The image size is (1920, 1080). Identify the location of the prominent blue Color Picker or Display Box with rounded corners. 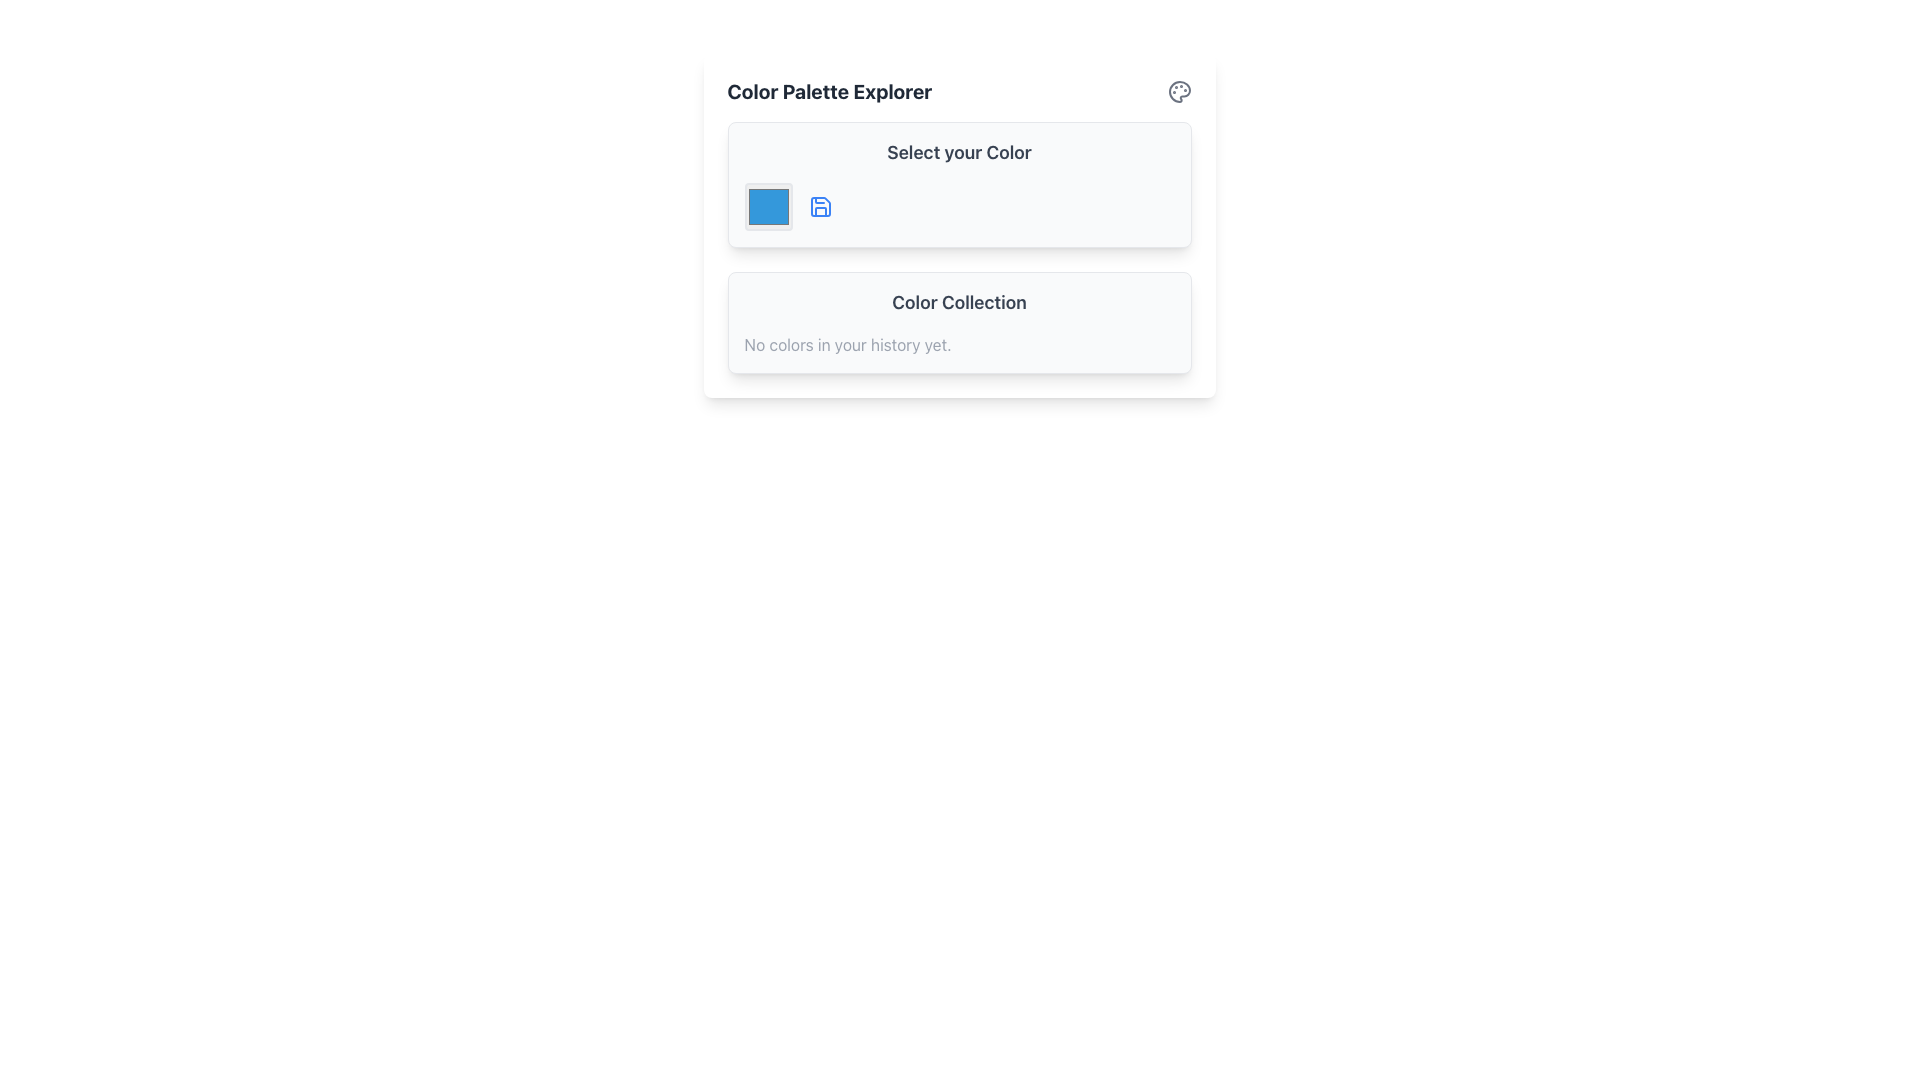
(767, 207).